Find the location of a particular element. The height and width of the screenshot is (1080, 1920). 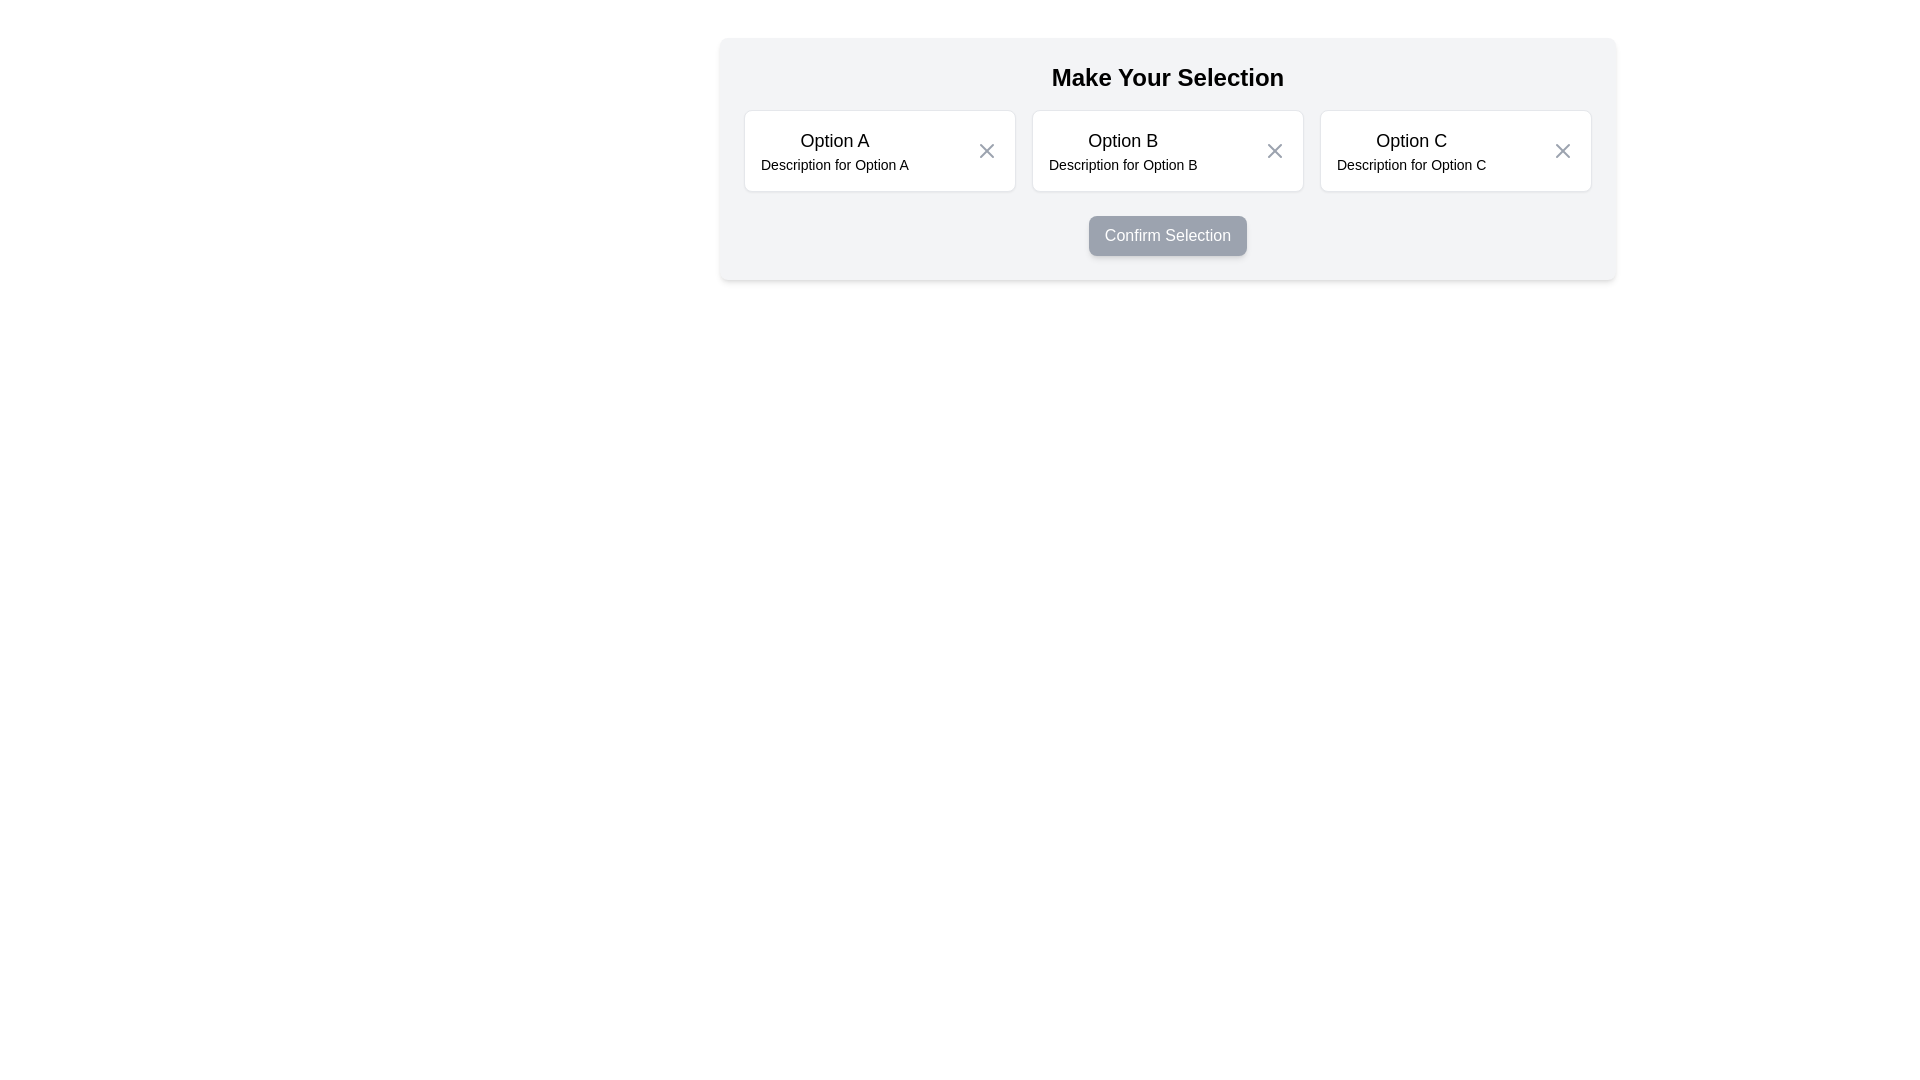

the 'Option B' selectable list option, which is a rectangular box with rounded corners displaying the title 'Option B' and a description, located between 'Option A' and 'Option C' is located at coordinates (1167, 149).